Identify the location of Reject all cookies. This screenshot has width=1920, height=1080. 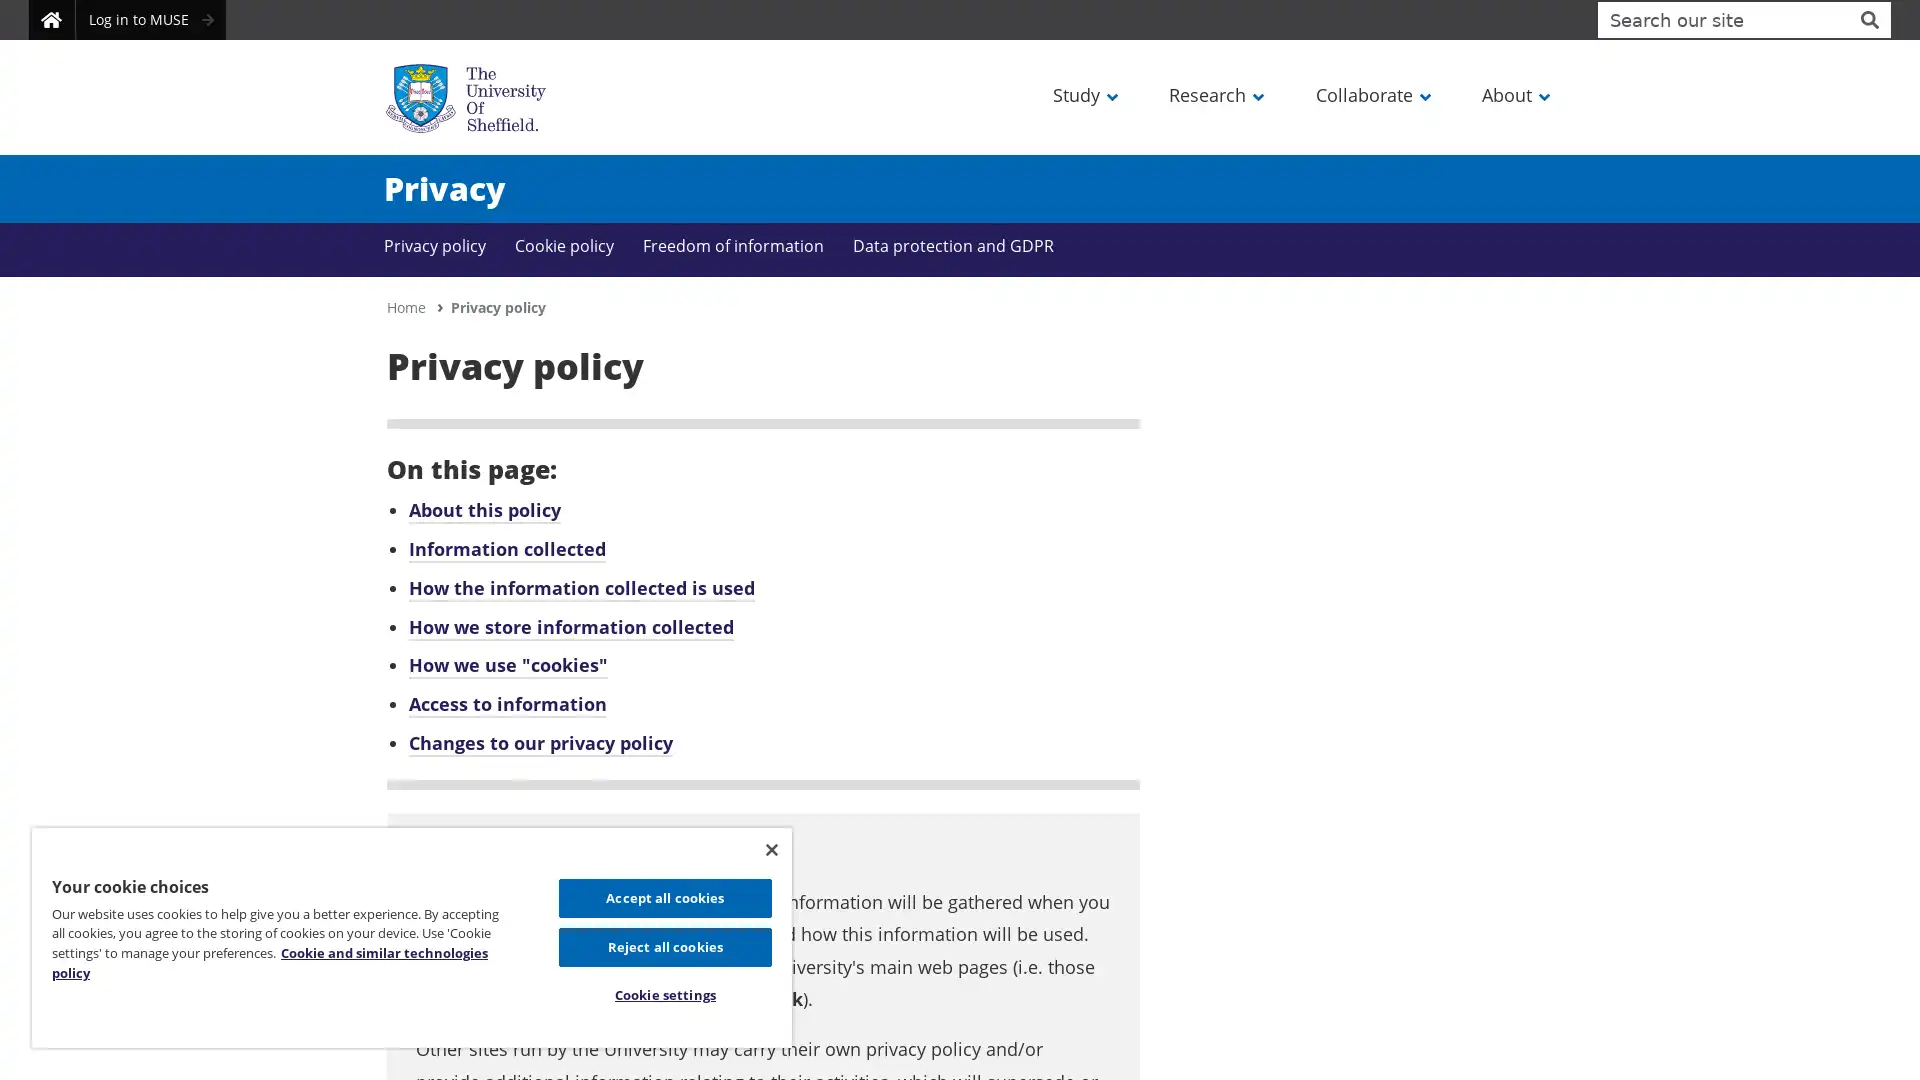
(664, 945).